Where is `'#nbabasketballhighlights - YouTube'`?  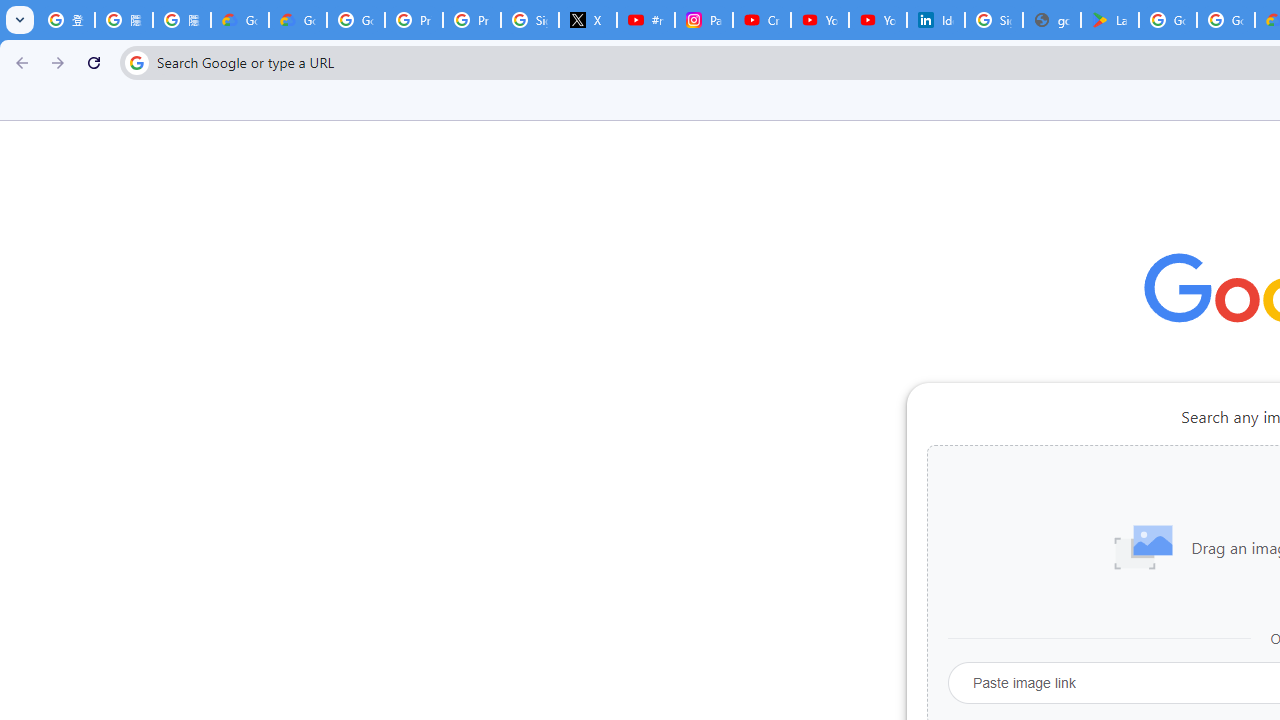
'#nbabasketballhighlights - YouTube' is located at coordinates (645, 20).